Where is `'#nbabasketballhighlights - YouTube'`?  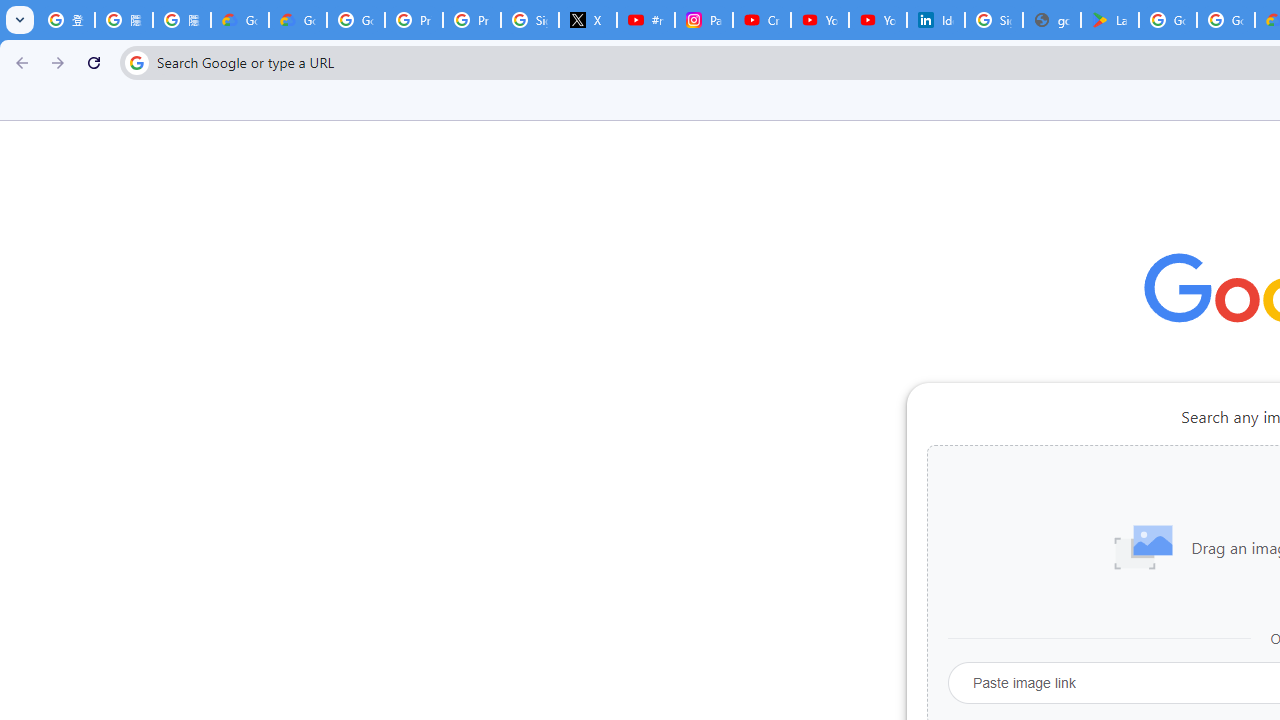
'#nbabasketballhighlights - YouTube' is located at coordinates (645, 20).